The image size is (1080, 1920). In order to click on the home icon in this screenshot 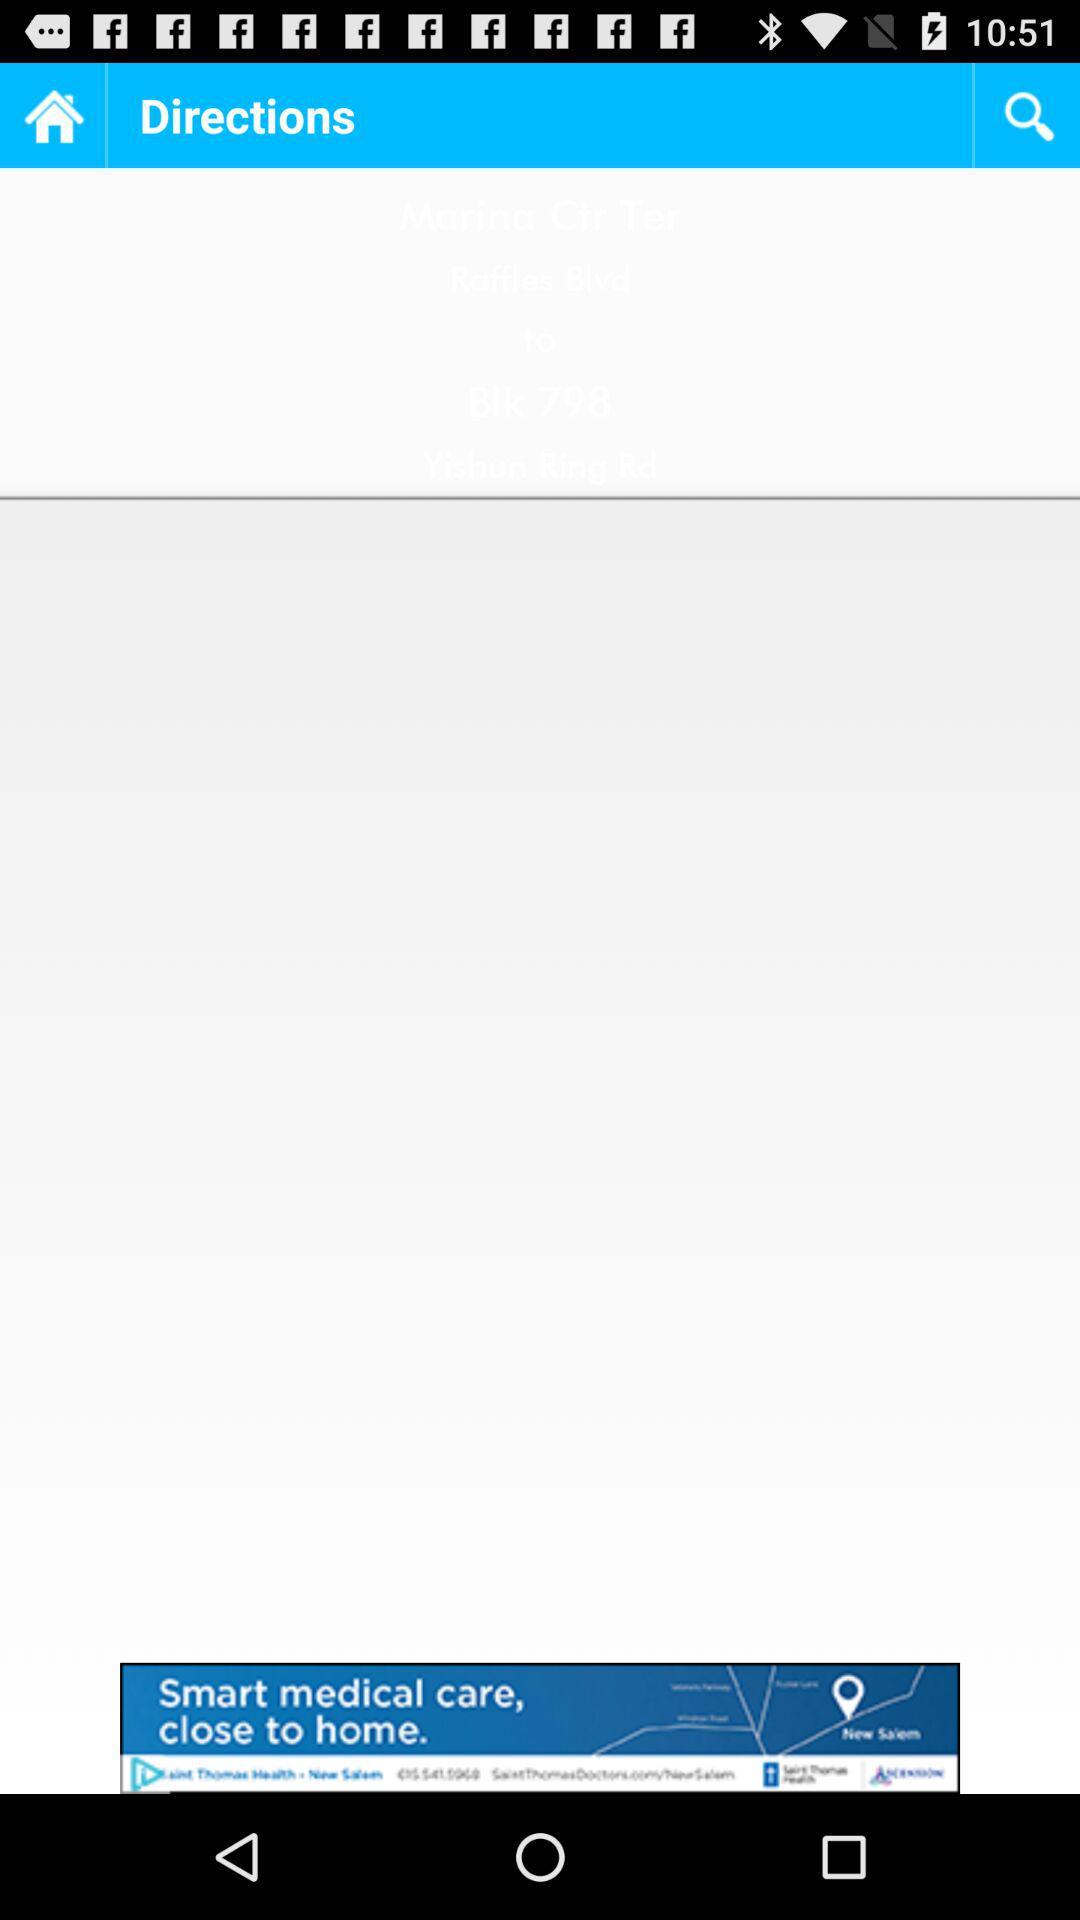, I will do `click(51, 122)`.